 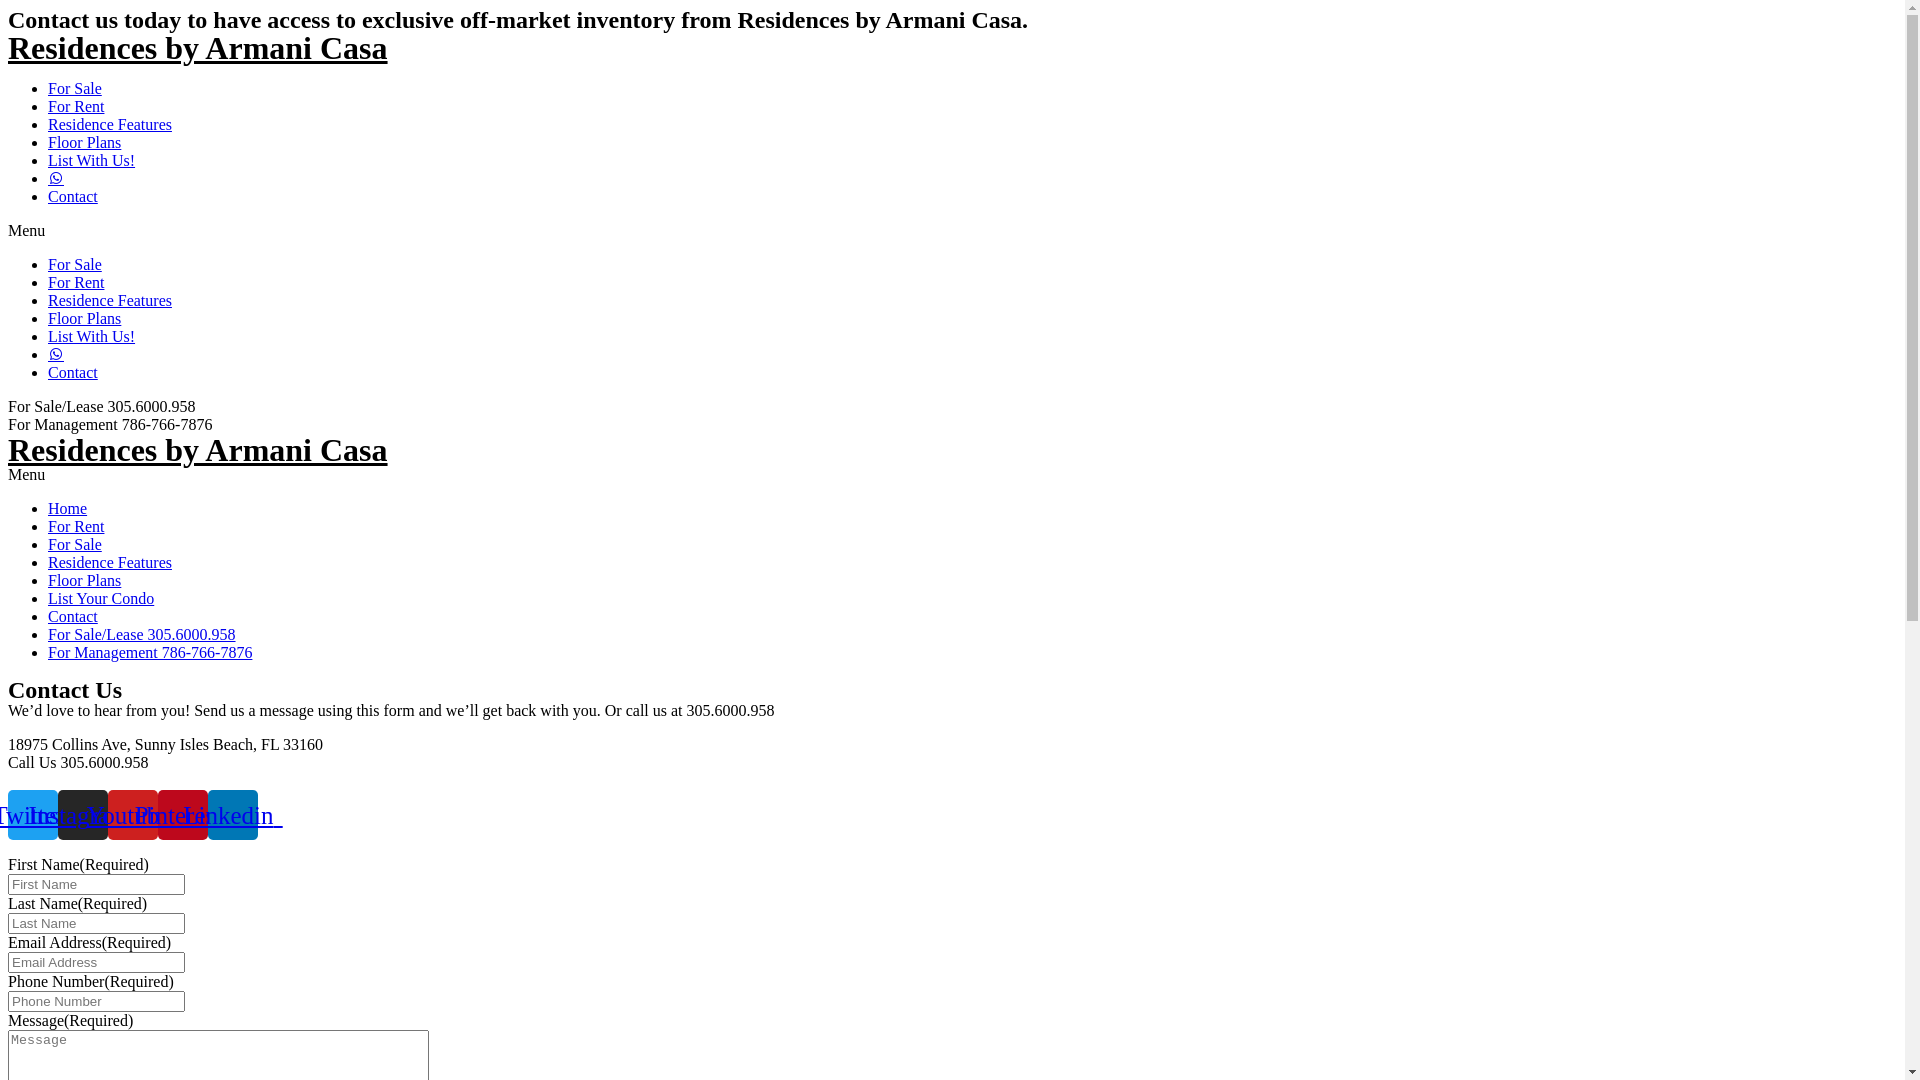 What do you see at coordinates (48, 507) in the screenshot?
I see `'Home'` at bounding box center [48, 507].